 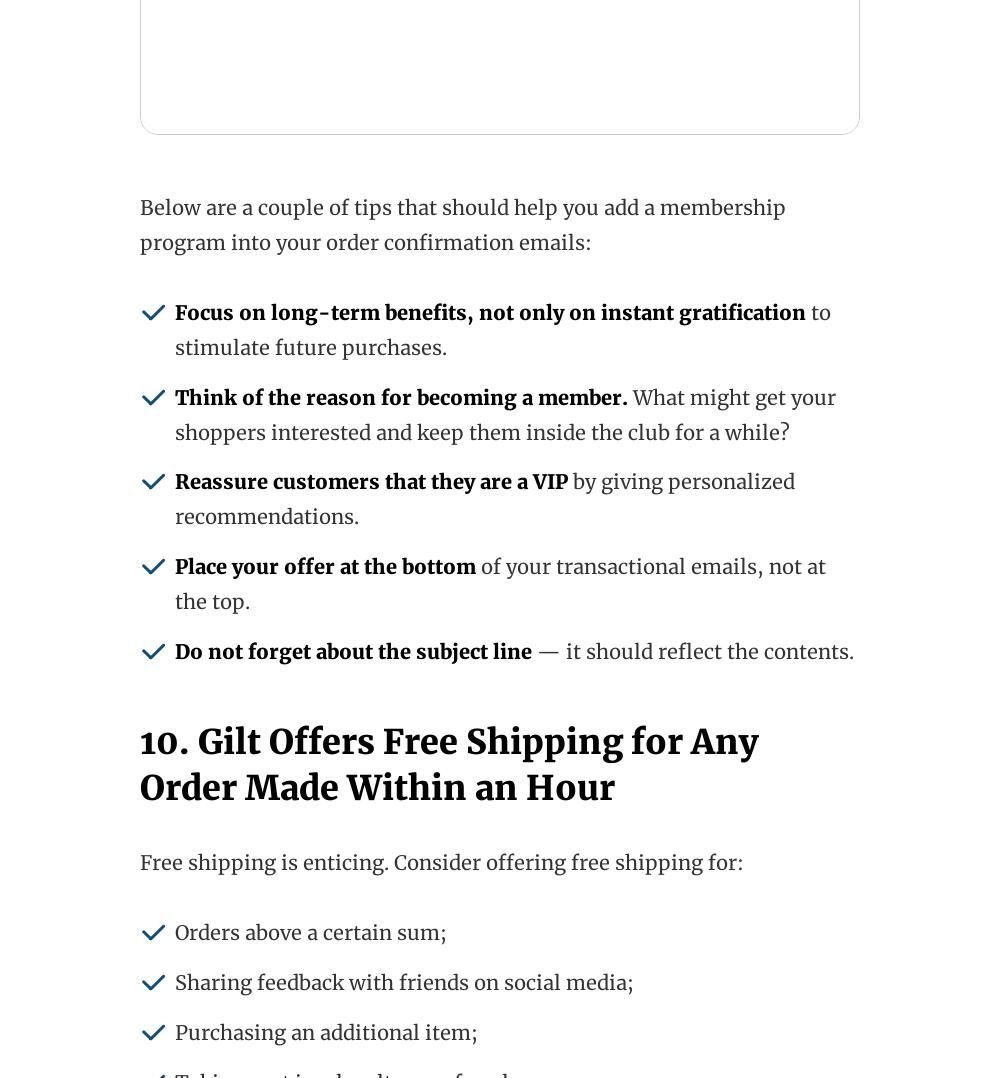 What do you see at coordinates (370, 480) in the screenshot?
I see `'Reassure customers that they are a VIP'` at bounding box center [370, 480].